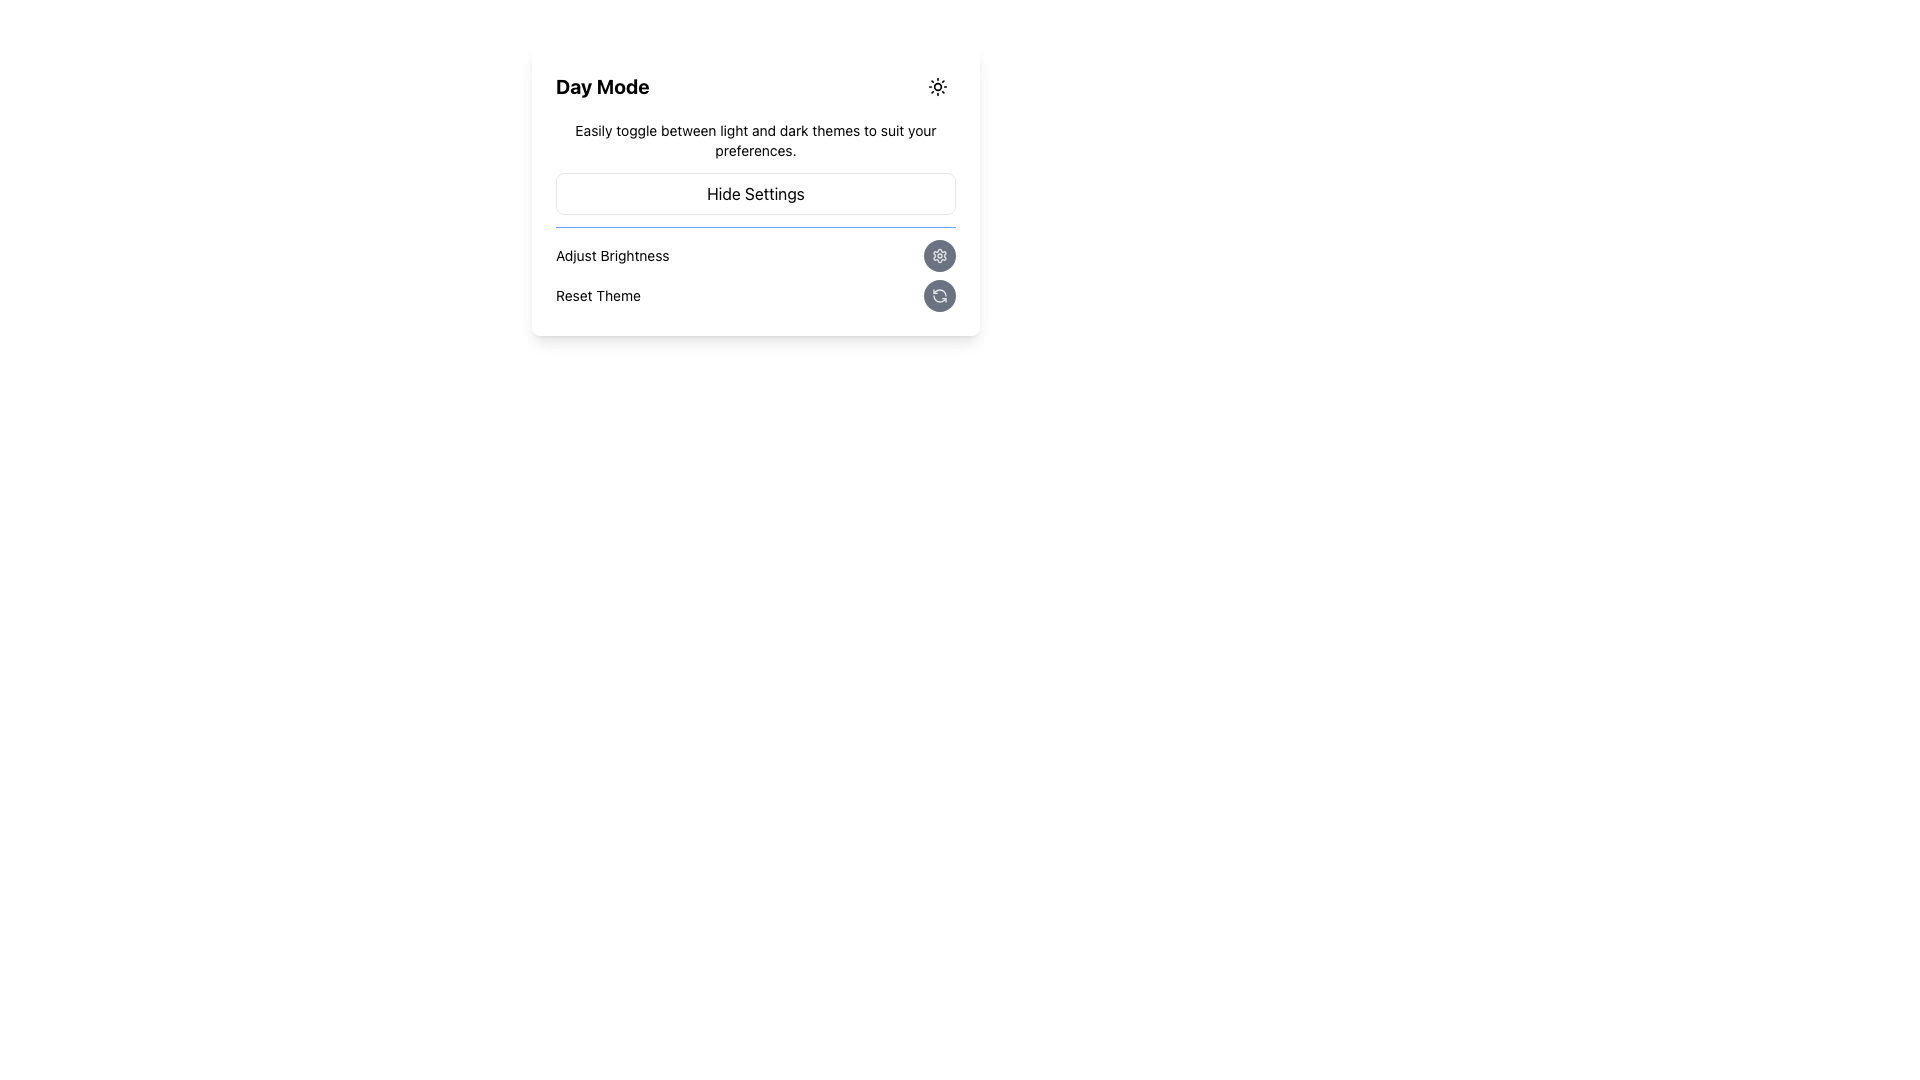  I want to click on the text label that serves as a header indicating the current mode or theme setting, located in the upper-left portion of a rectangular card, so click(601, 86).